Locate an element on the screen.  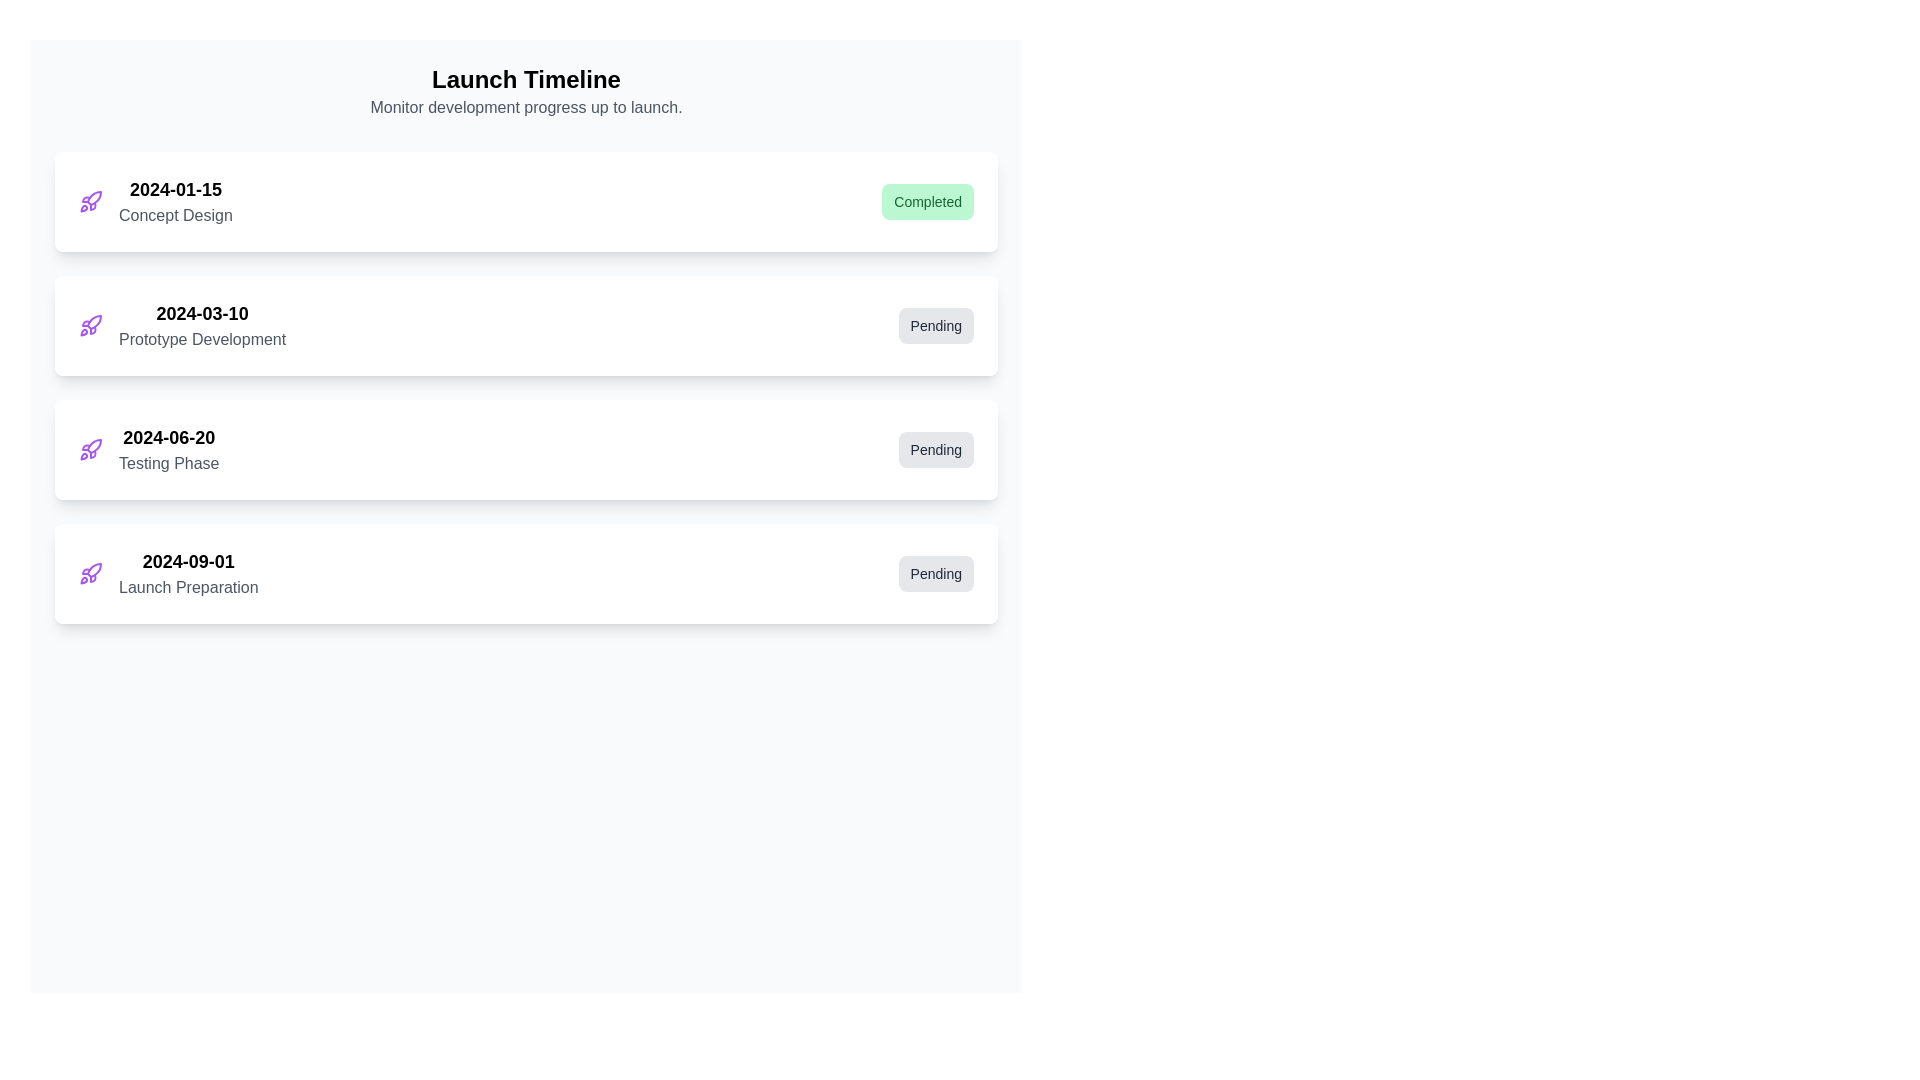
the text label displaying 'Testing Phase', which is located directly under the date '2024-06-20' in the third row of the list under the 'Launch Timeline' section is located at coordinates (169, 463).